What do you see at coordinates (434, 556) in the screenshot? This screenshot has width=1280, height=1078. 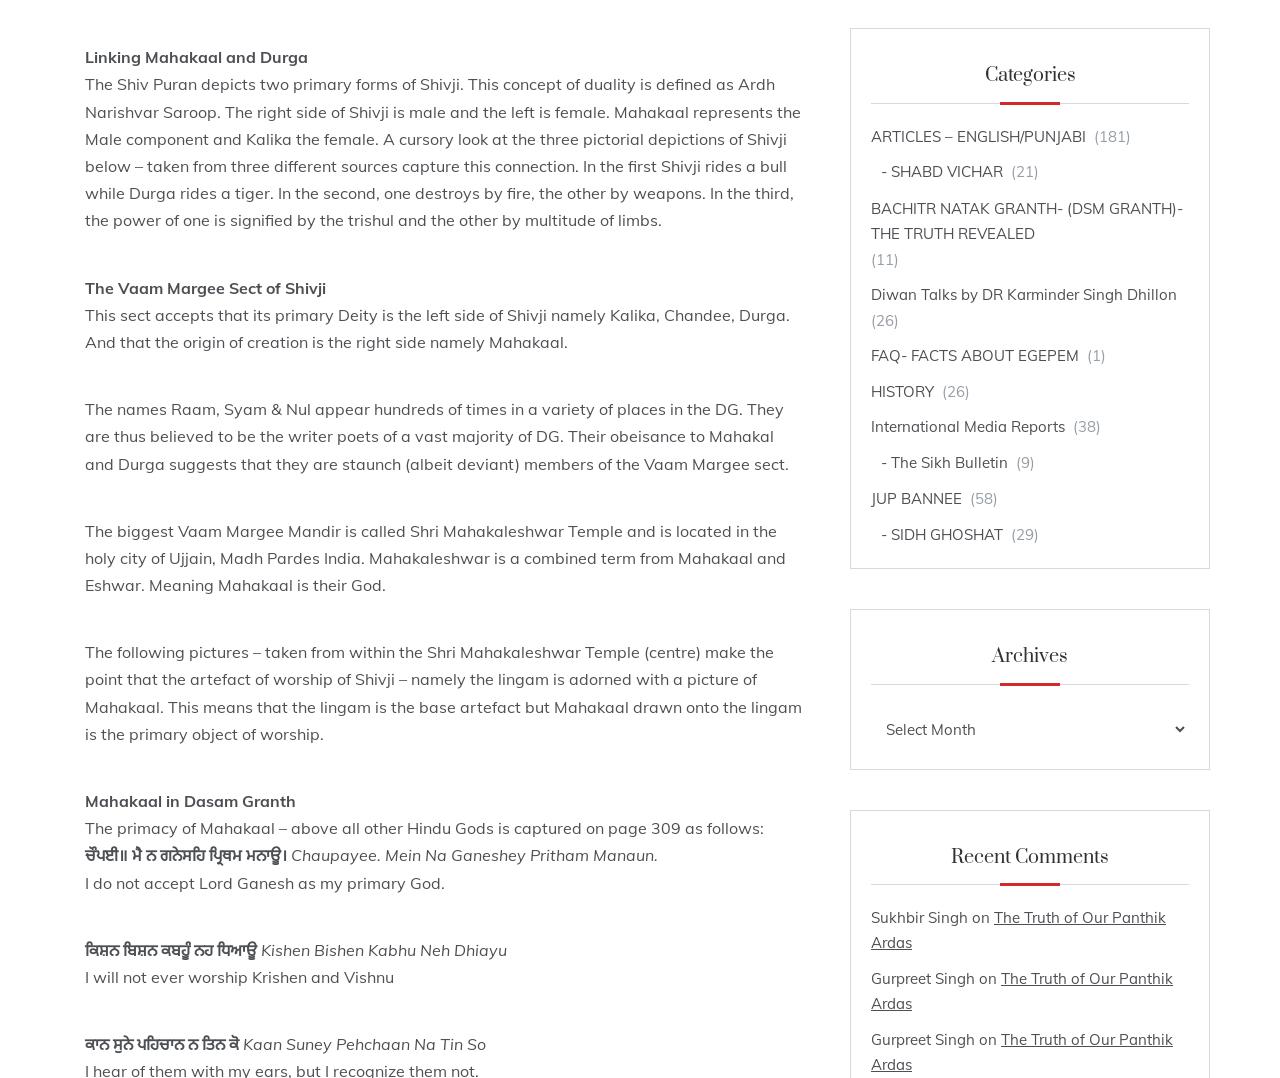 I see `'The biggest Vaam Margee Mandir is called Shri Mahakaleshwar Temple and is located in the holy city of Ujjain, Madh Pardes India. Mahakaleshwar is a combined term from Mahakaal and Eshwar. Meaning Mahakaal is their God.'` at bounding box center [434, 556].